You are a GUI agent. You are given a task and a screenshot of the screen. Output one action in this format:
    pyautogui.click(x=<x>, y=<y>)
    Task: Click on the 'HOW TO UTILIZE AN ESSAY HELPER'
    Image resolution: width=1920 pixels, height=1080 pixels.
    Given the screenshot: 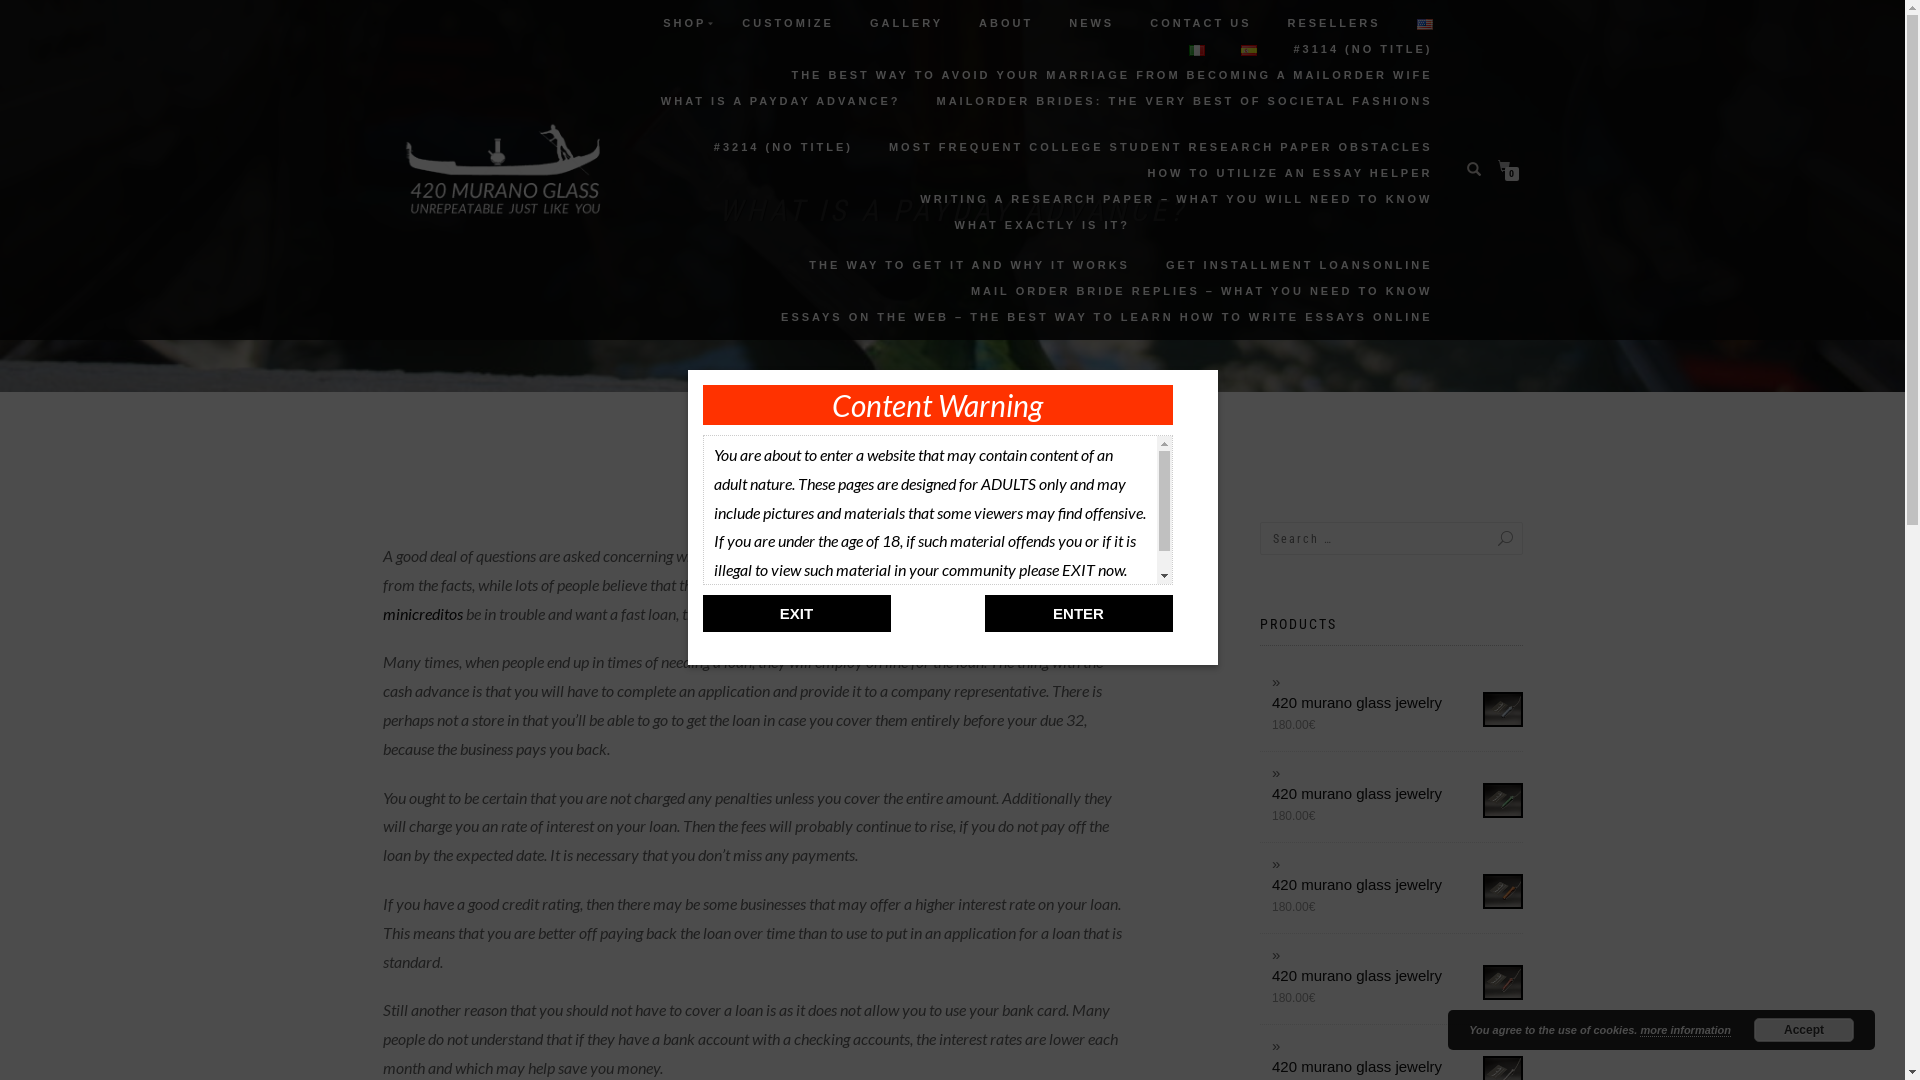 What is the action you would take?
    pyautogui.click(x=1290, y=172)
    